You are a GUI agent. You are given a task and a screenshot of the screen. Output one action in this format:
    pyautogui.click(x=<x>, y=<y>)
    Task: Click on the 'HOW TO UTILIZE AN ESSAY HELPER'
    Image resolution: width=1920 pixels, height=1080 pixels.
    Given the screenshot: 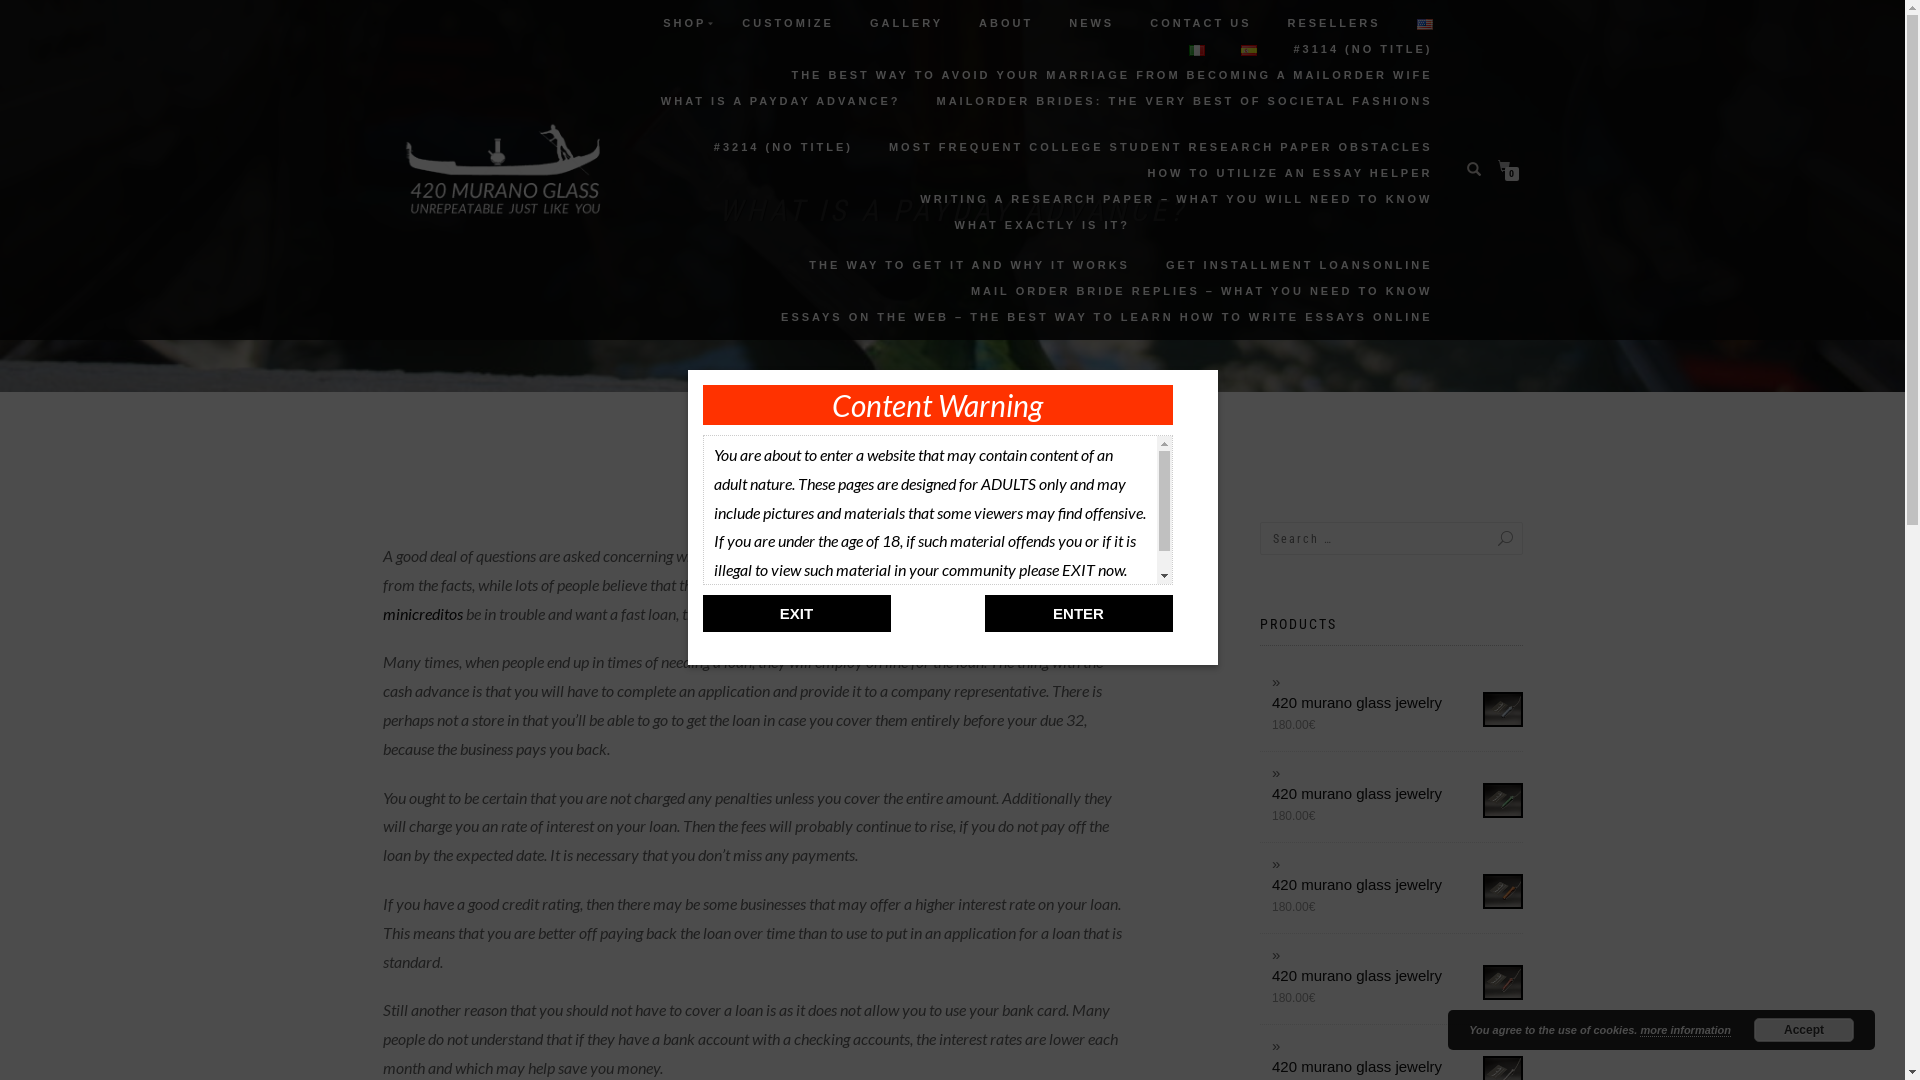 What is the action you would take?
    pyautogui.click(x=1290, y=172)
    